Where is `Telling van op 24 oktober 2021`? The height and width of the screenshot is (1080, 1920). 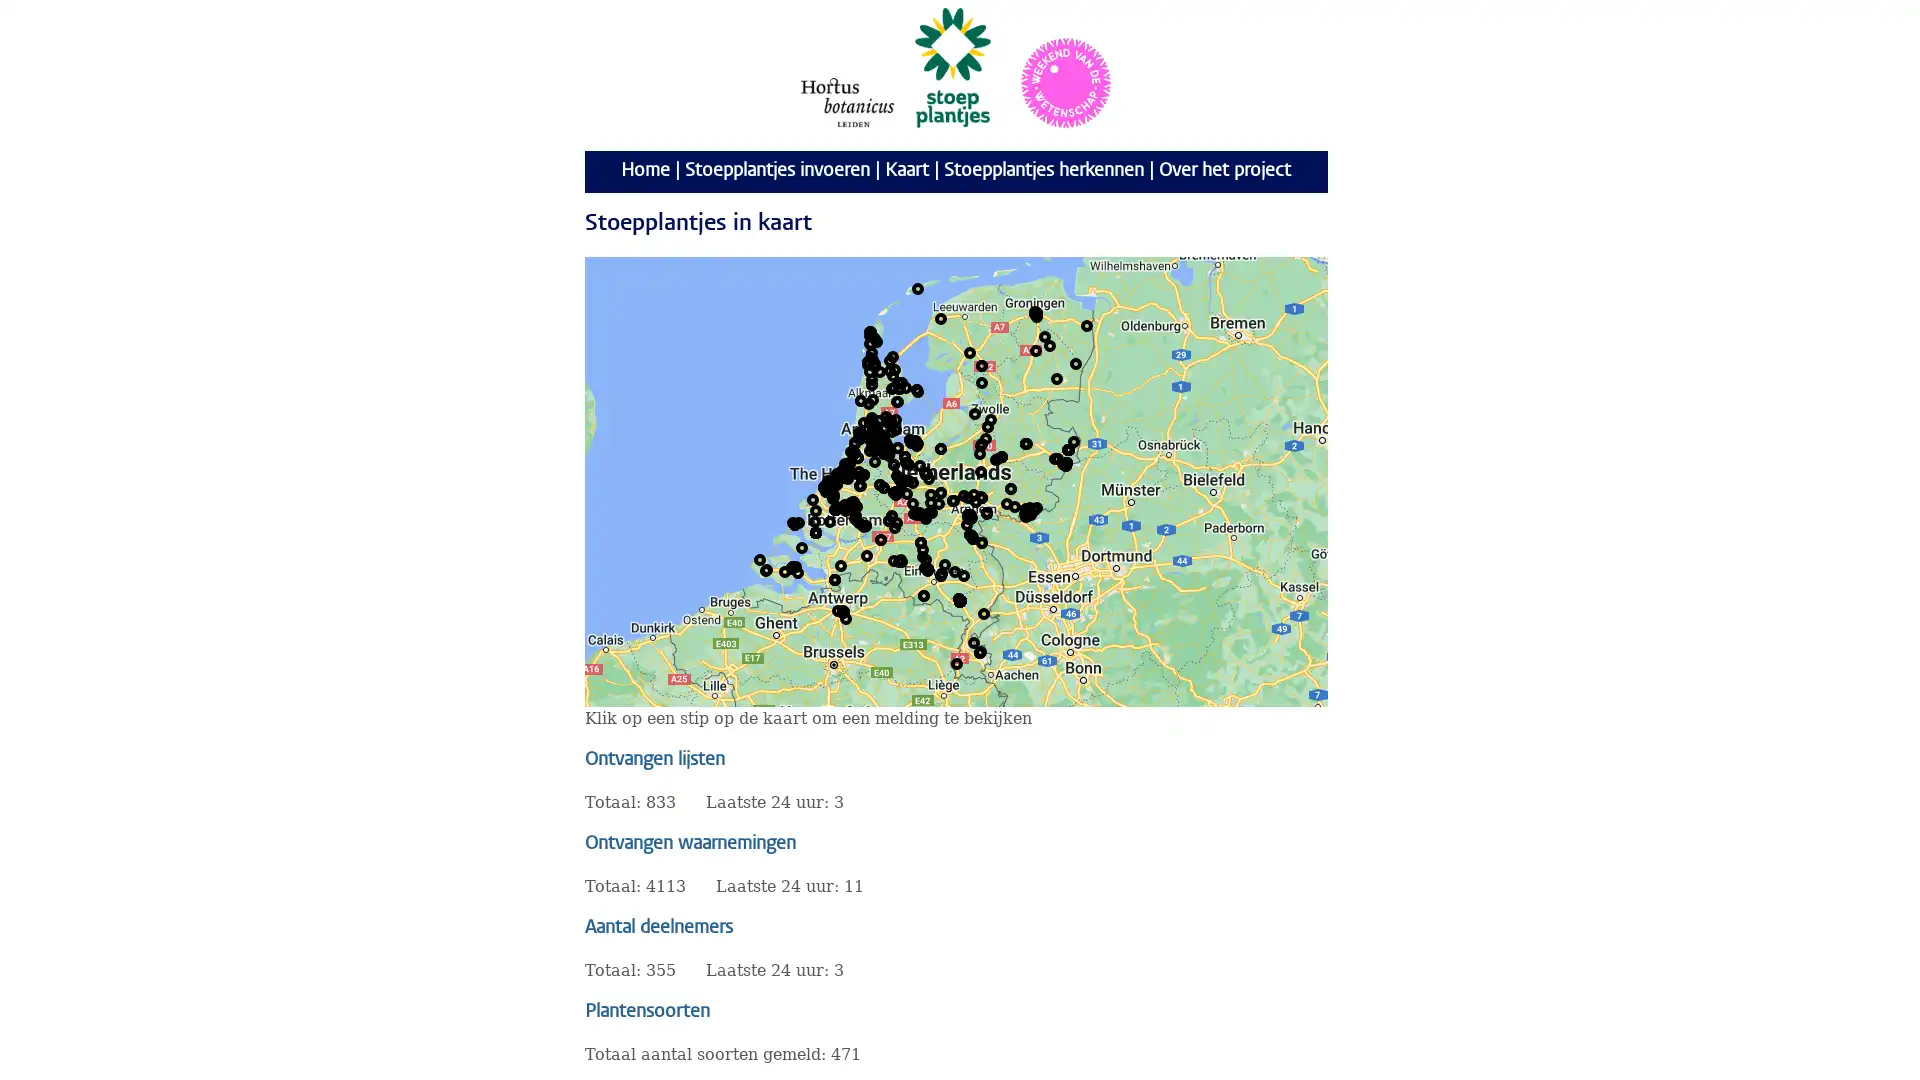 Telling van op 24 oktober 2021 is located at coordinates (1035, 312).